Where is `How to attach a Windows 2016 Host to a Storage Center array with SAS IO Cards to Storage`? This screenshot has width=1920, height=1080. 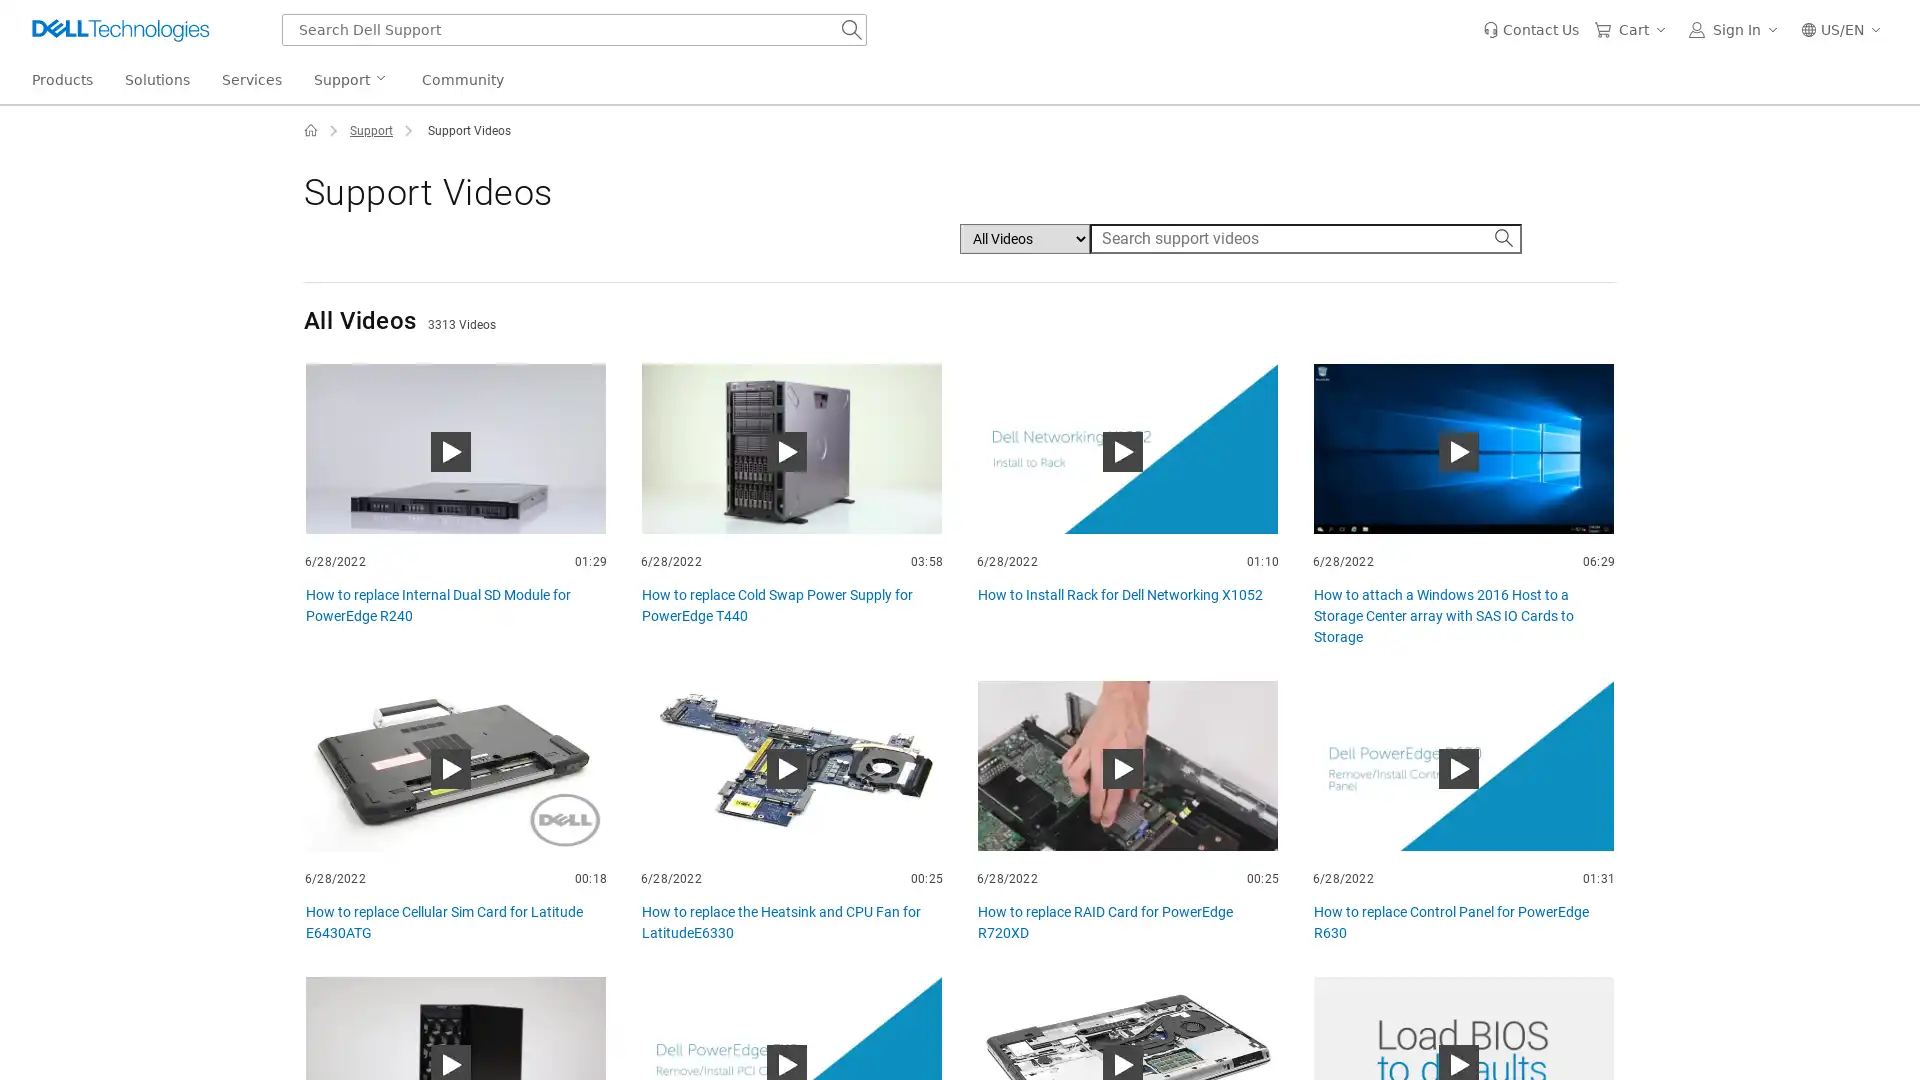
How to attach a Windows 2016 Host to a Storage Center array with SAS IO Cards to Storage is located at coordinates (1464, 615).